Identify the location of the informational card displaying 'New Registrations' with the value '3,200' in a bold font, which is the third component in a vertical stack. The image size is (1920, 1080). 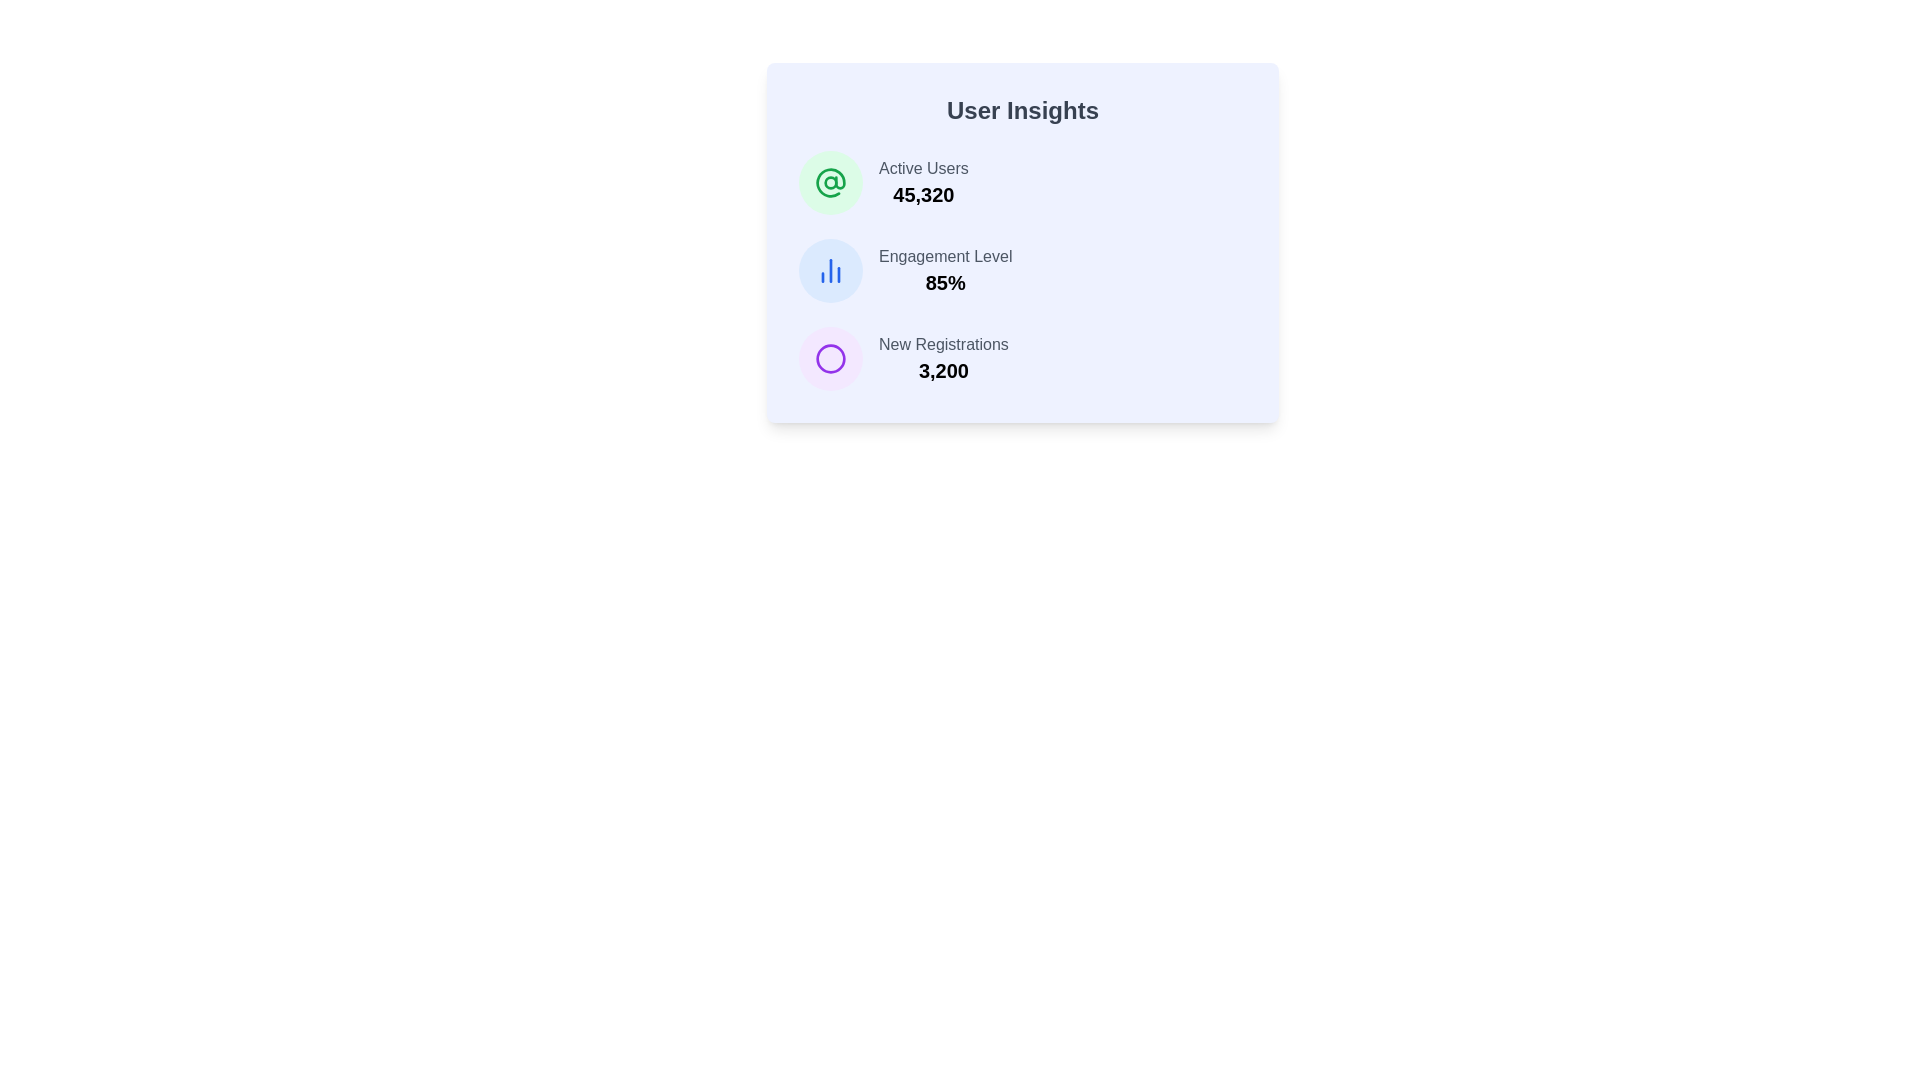
(1022, 357).